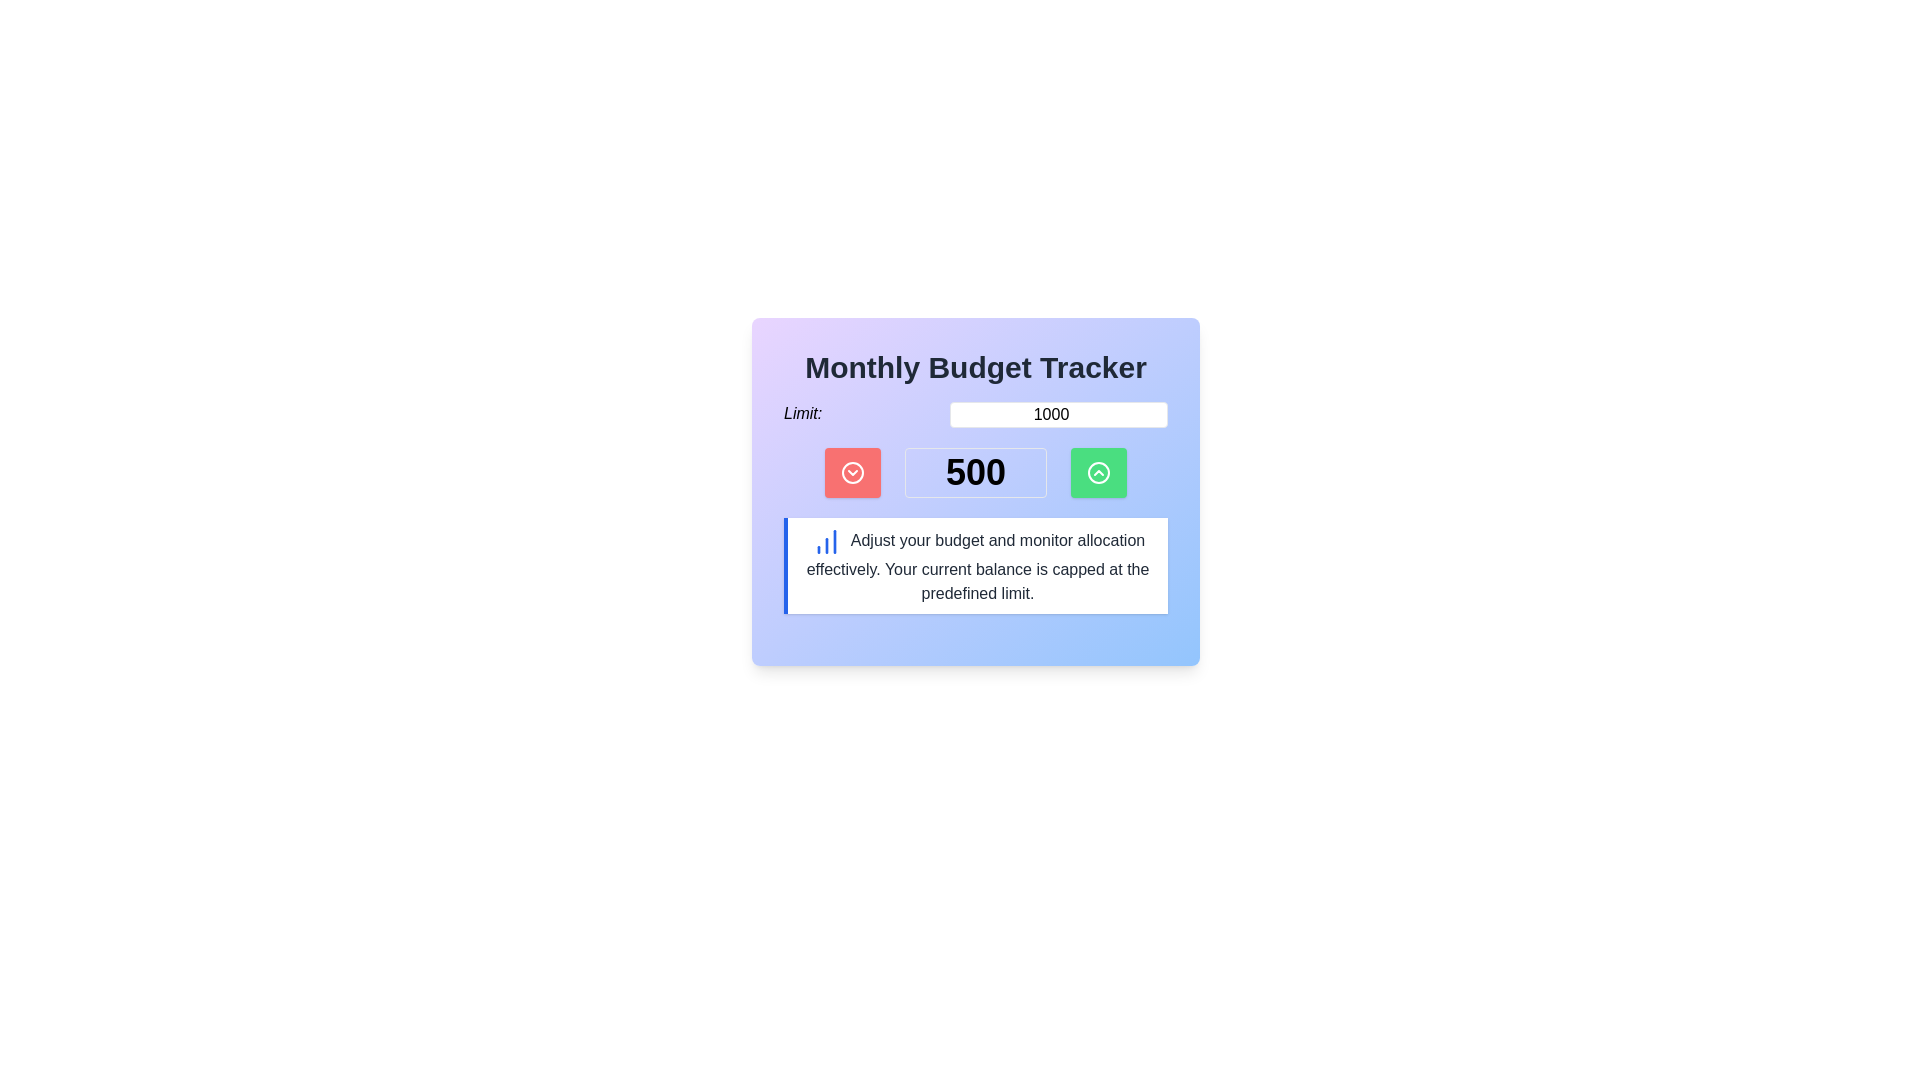 The image size is (1920, 1080). I want to click on the small blue icon resembling a bar chart with three vertical bars of different heights, which is positioned to the left of the descriptive text about budget adjustment, so click(826, 542).